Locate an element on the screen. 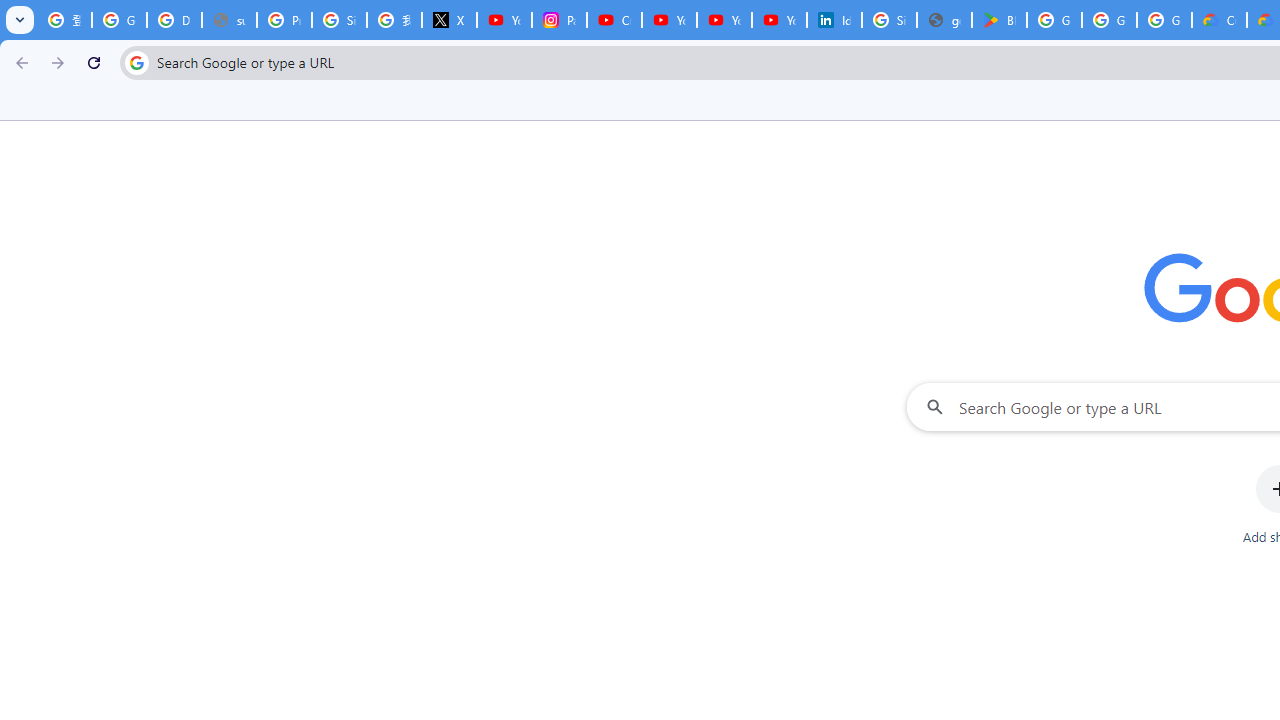 Image resolution: width=1280 pixels, height=720 pixels. 'Bluey: Let' is located at coordinates (999, 20).